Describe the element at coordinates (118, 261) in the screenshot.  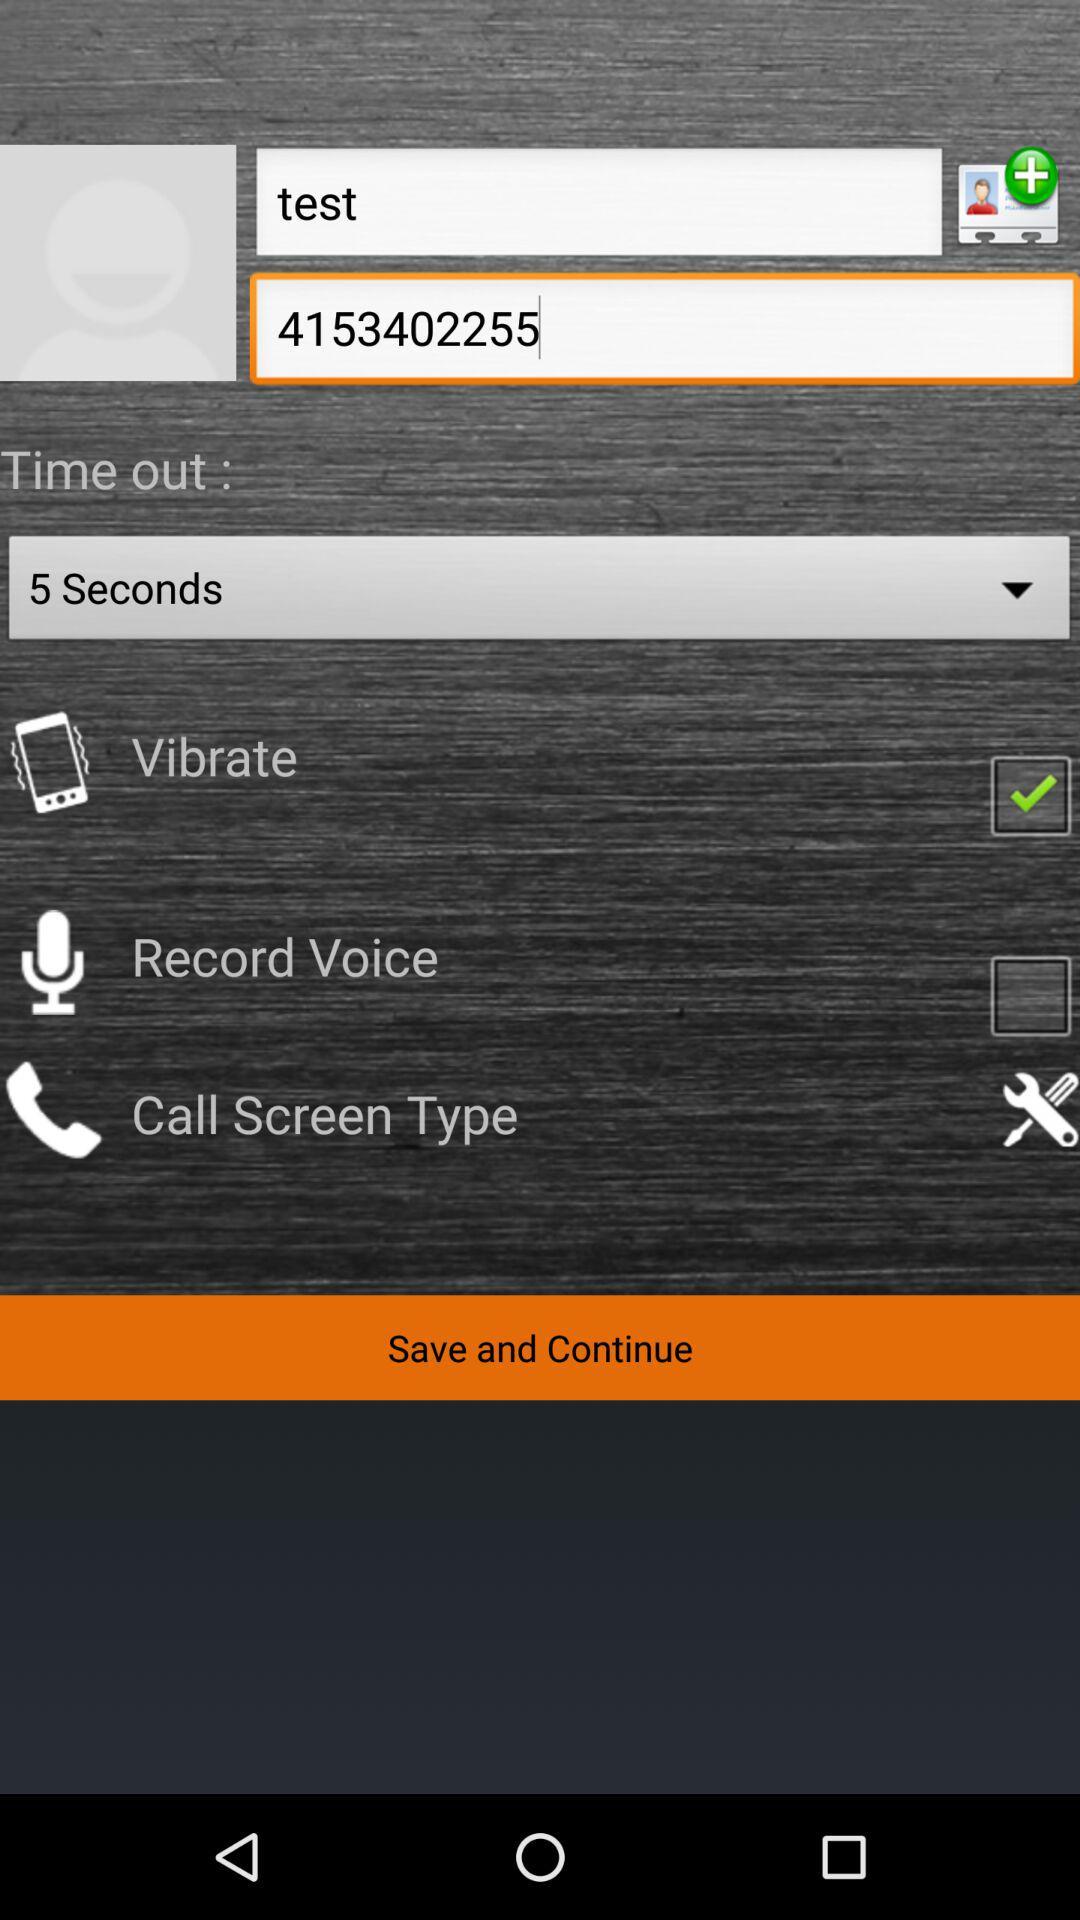
I see `profile` at that location.